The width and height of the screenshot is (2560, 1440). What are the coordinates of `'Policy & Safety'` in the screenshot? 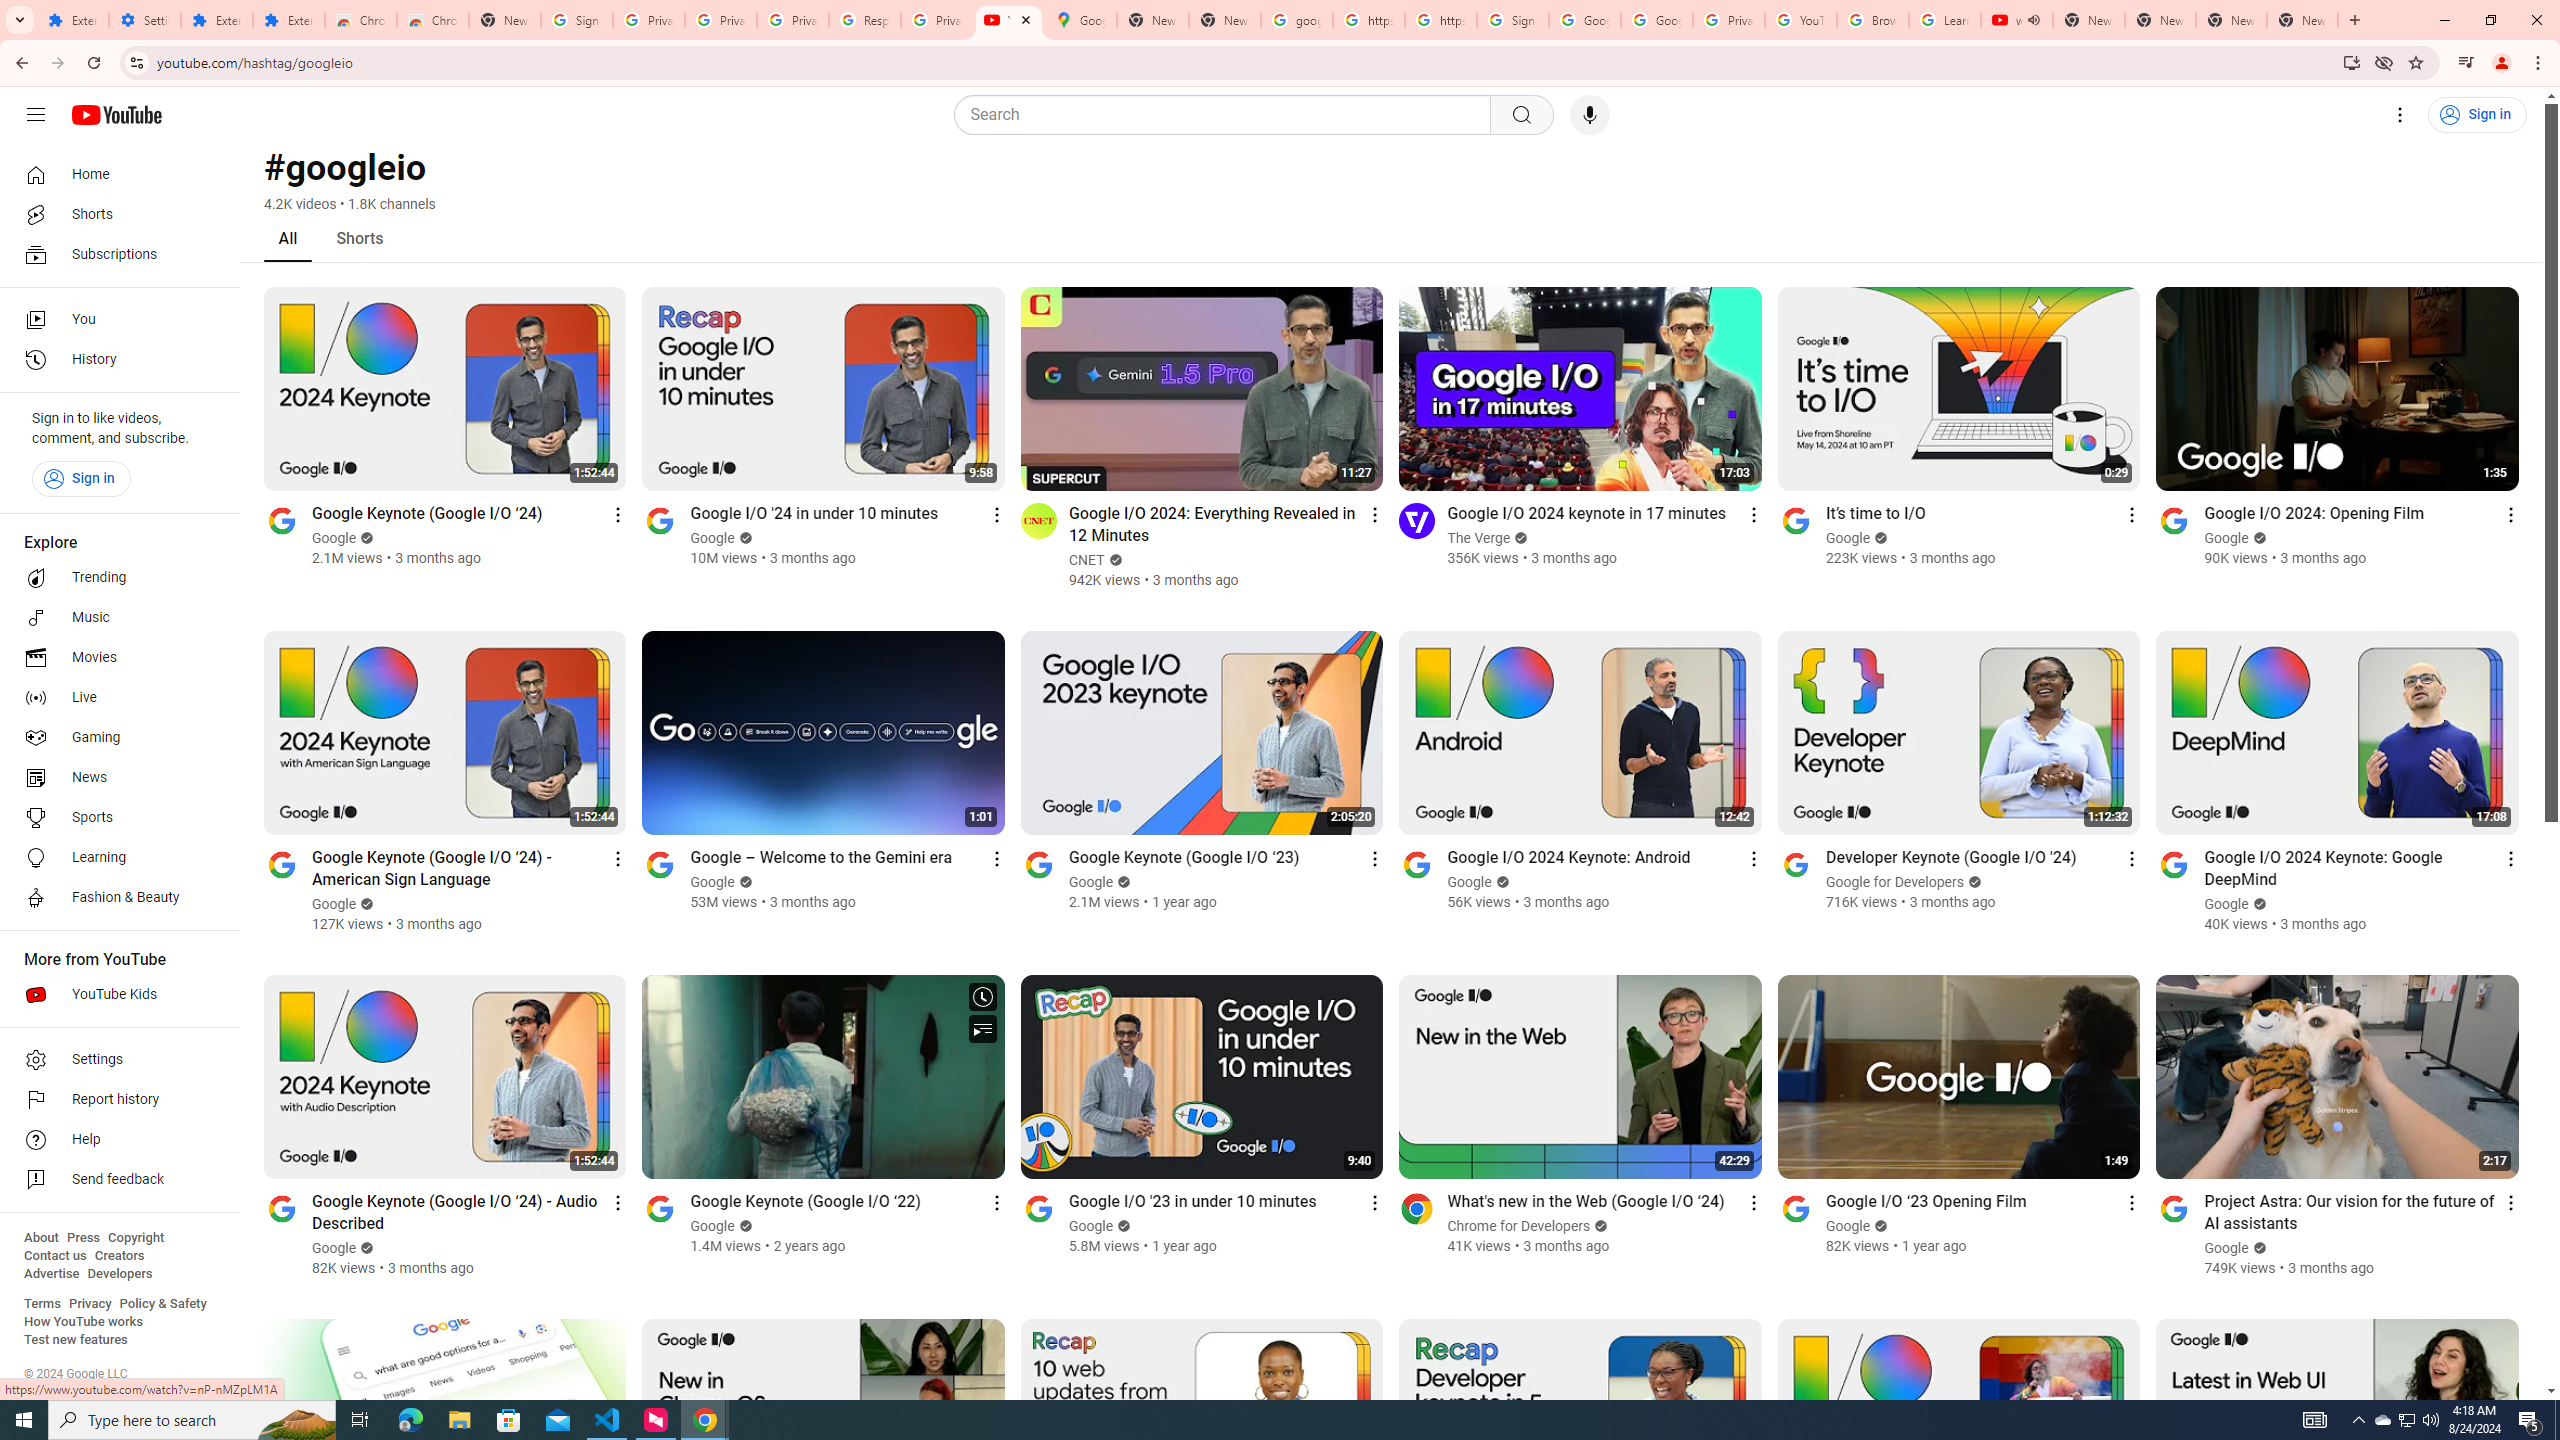 It's located at (162, 1302).